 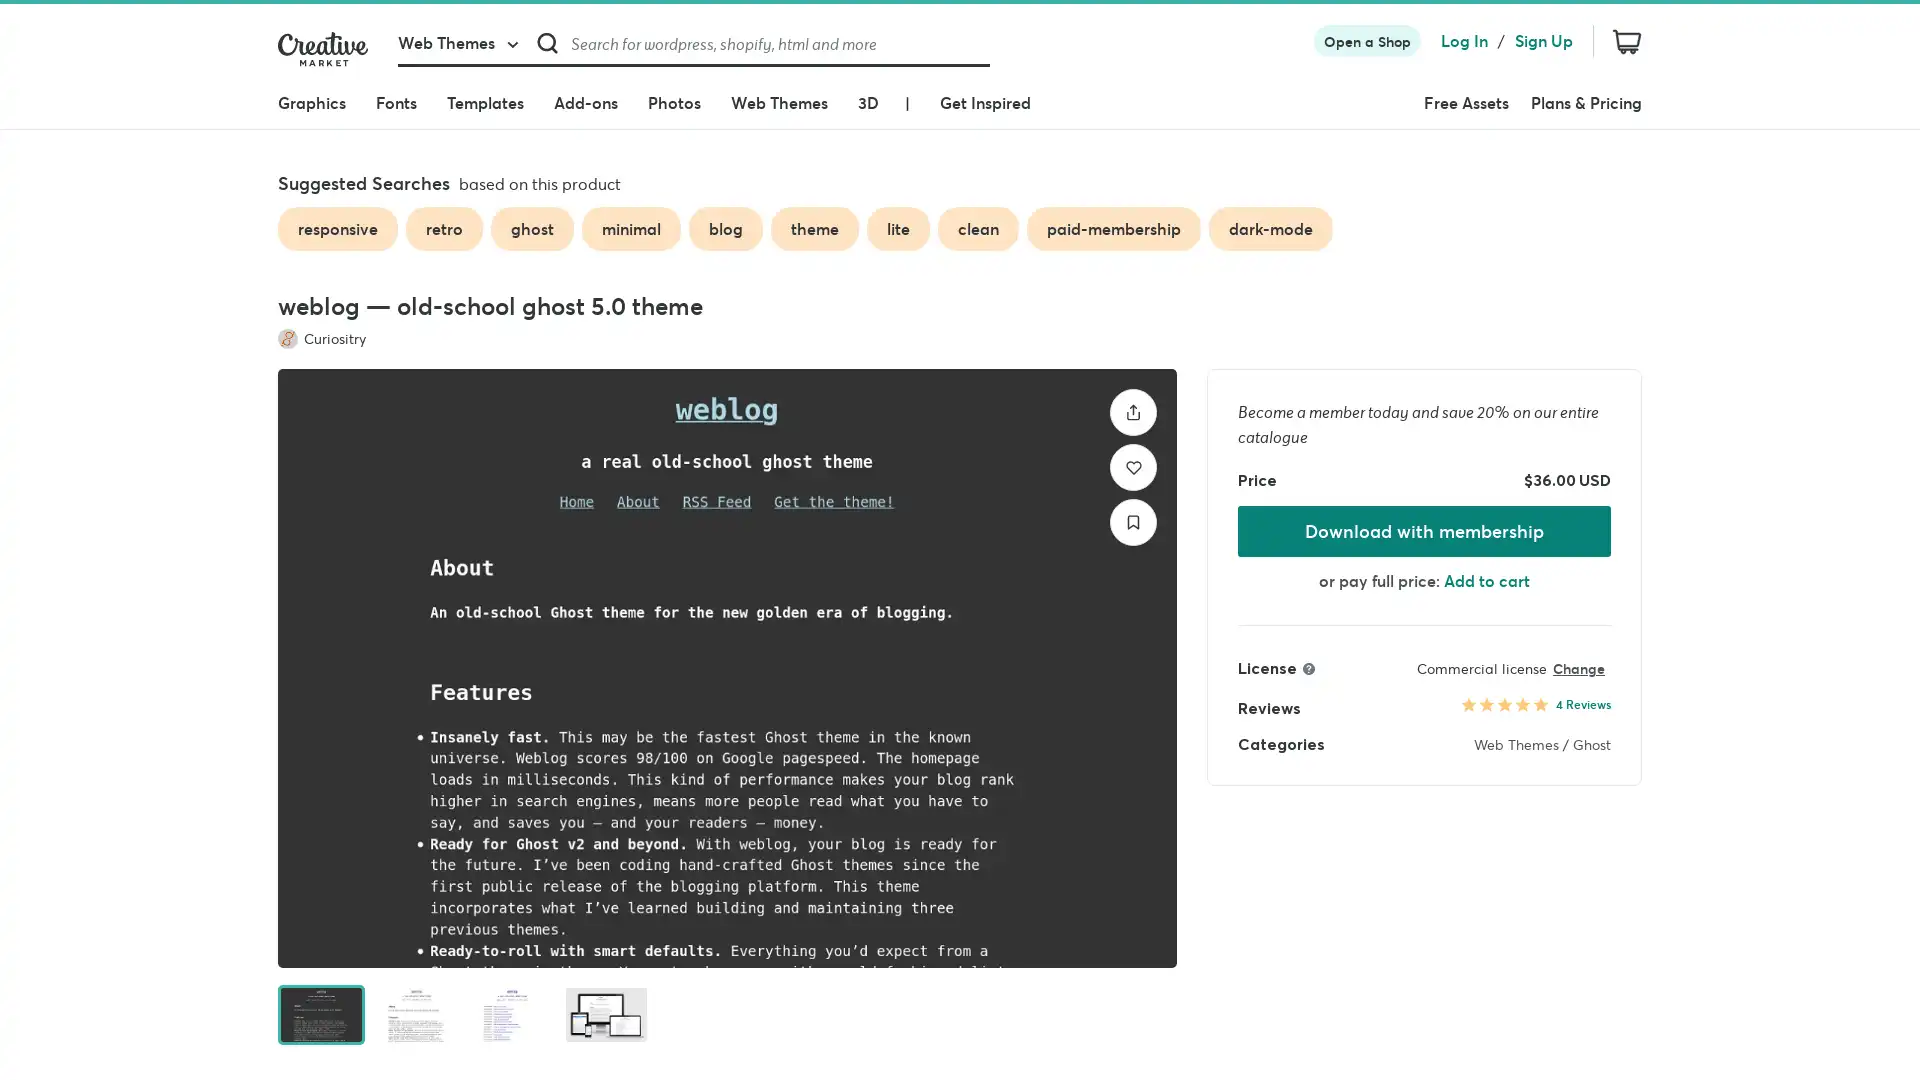 I want to click on Like, so click(x=1133, y=466).